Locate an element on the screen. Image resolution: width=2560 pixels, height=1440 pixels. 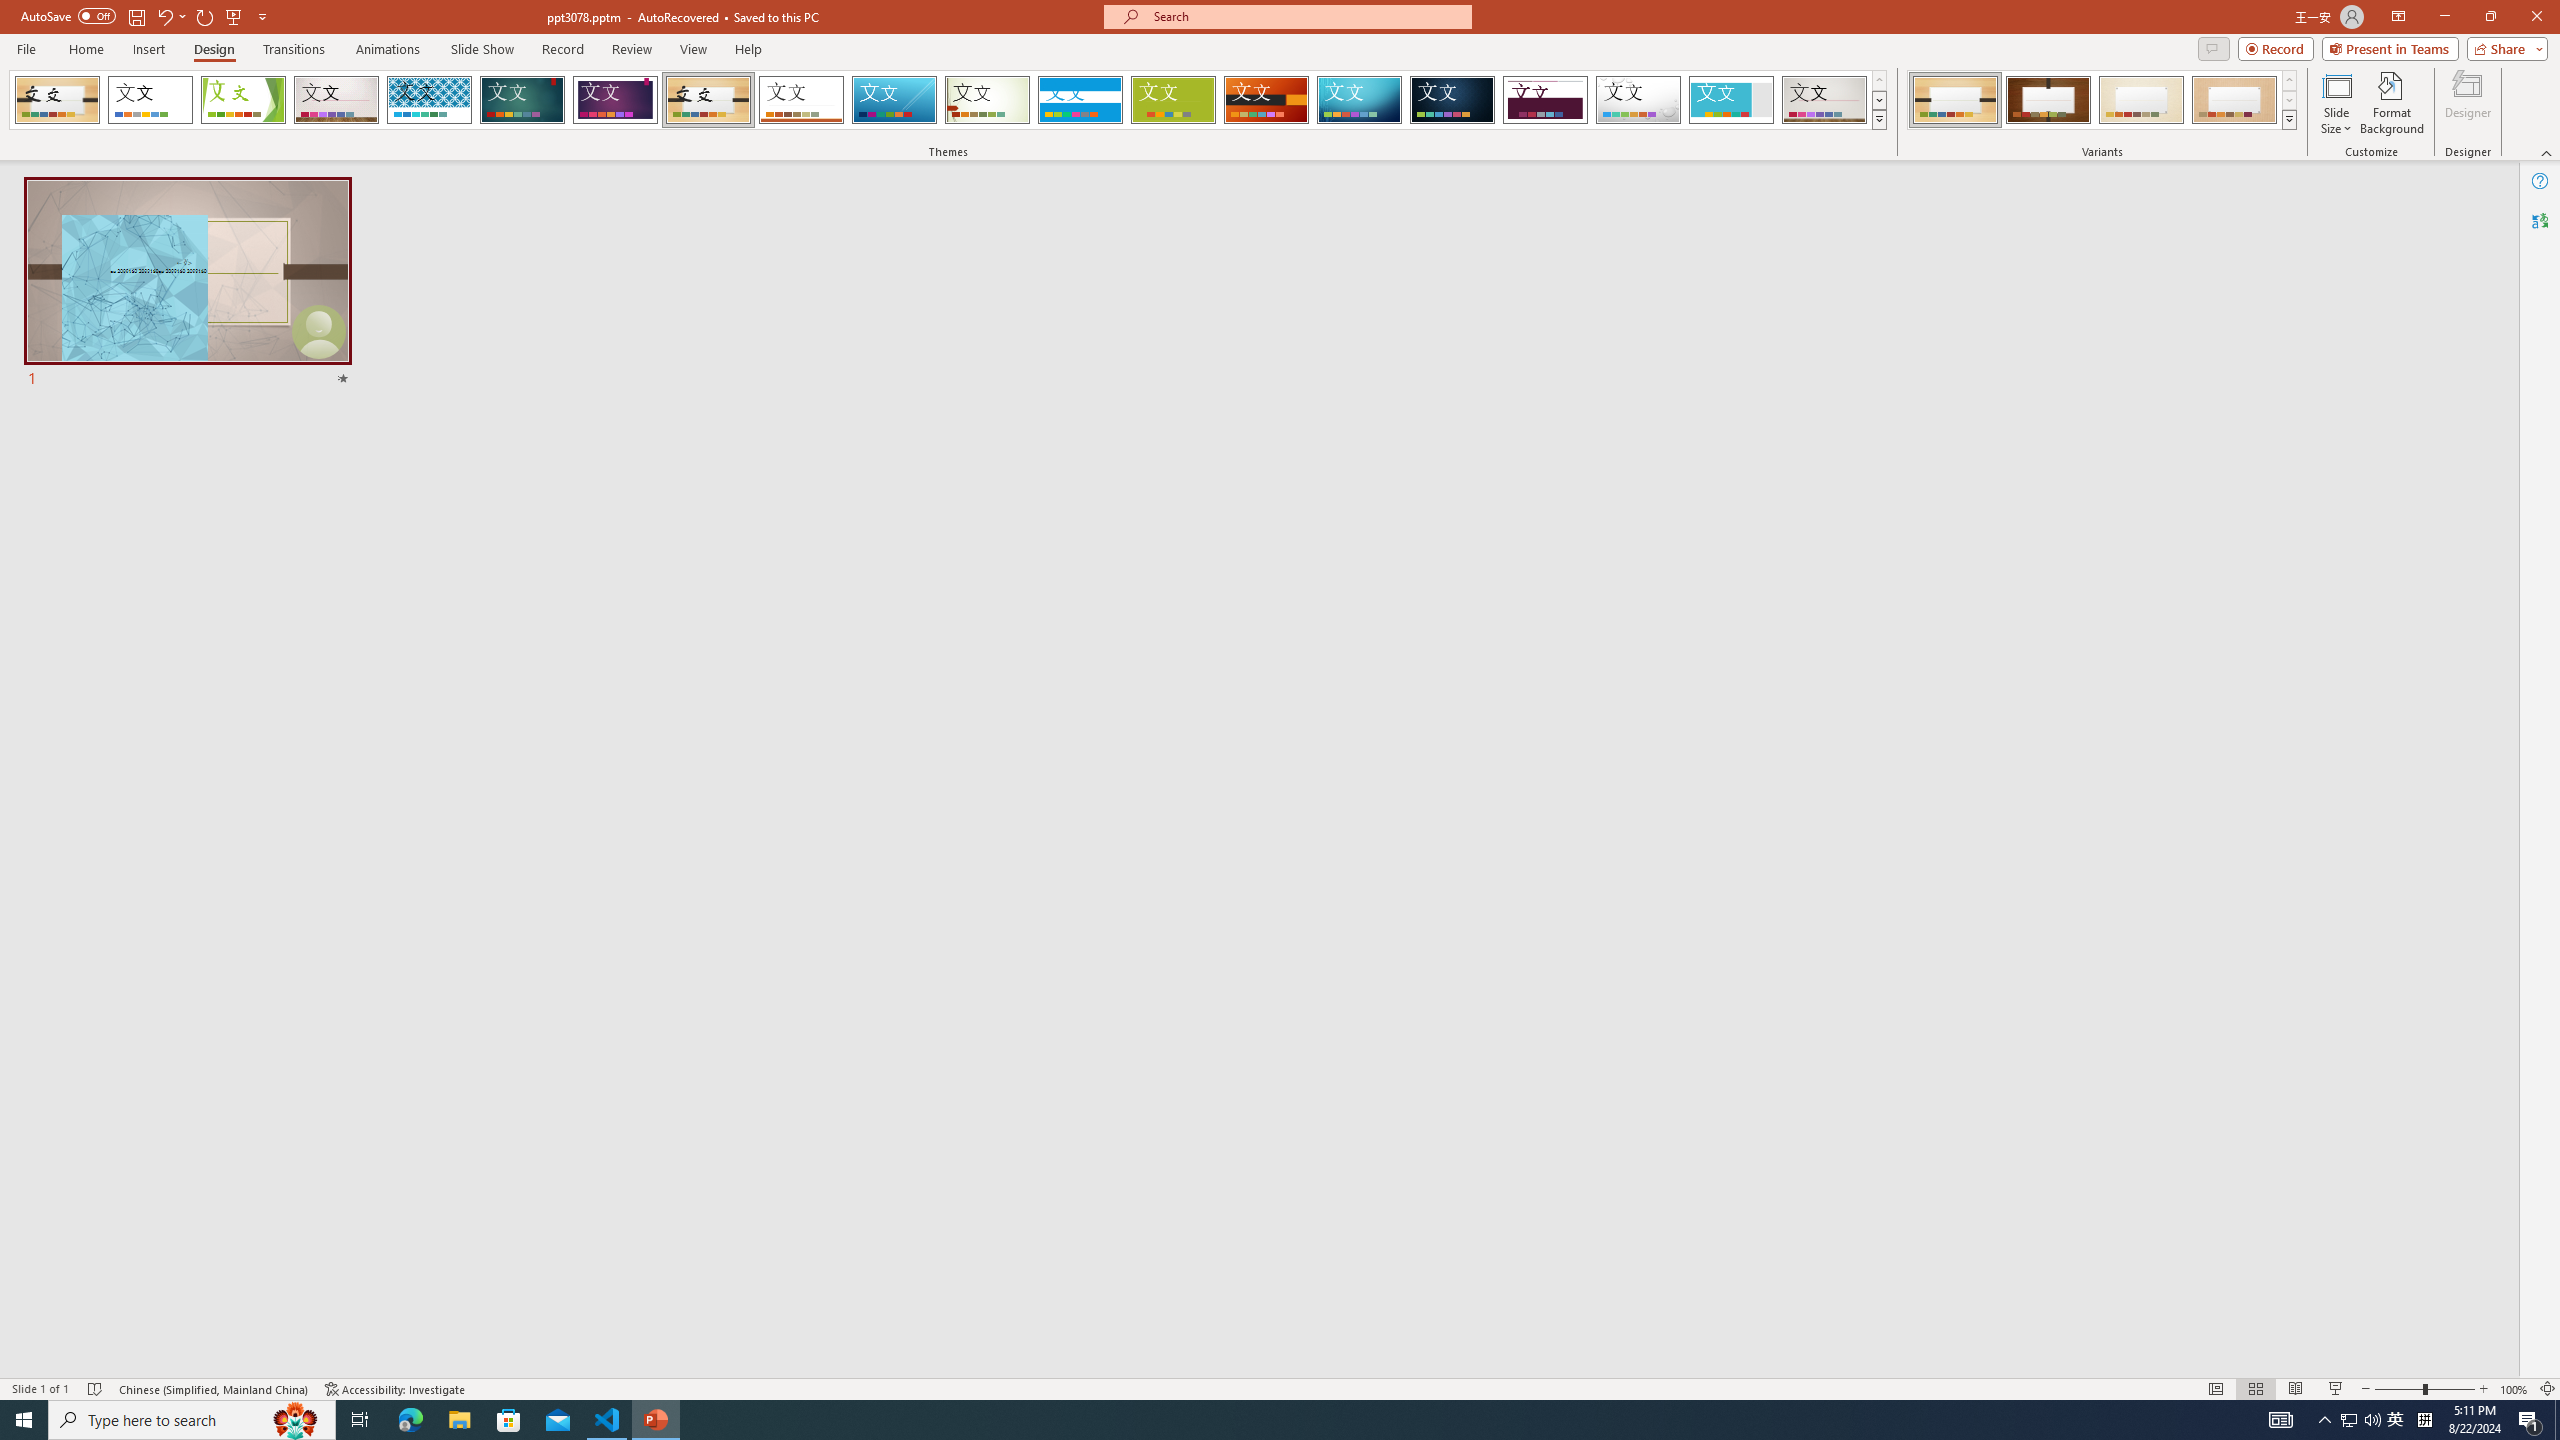
'Damask' is located at coordinates (1451, 99).